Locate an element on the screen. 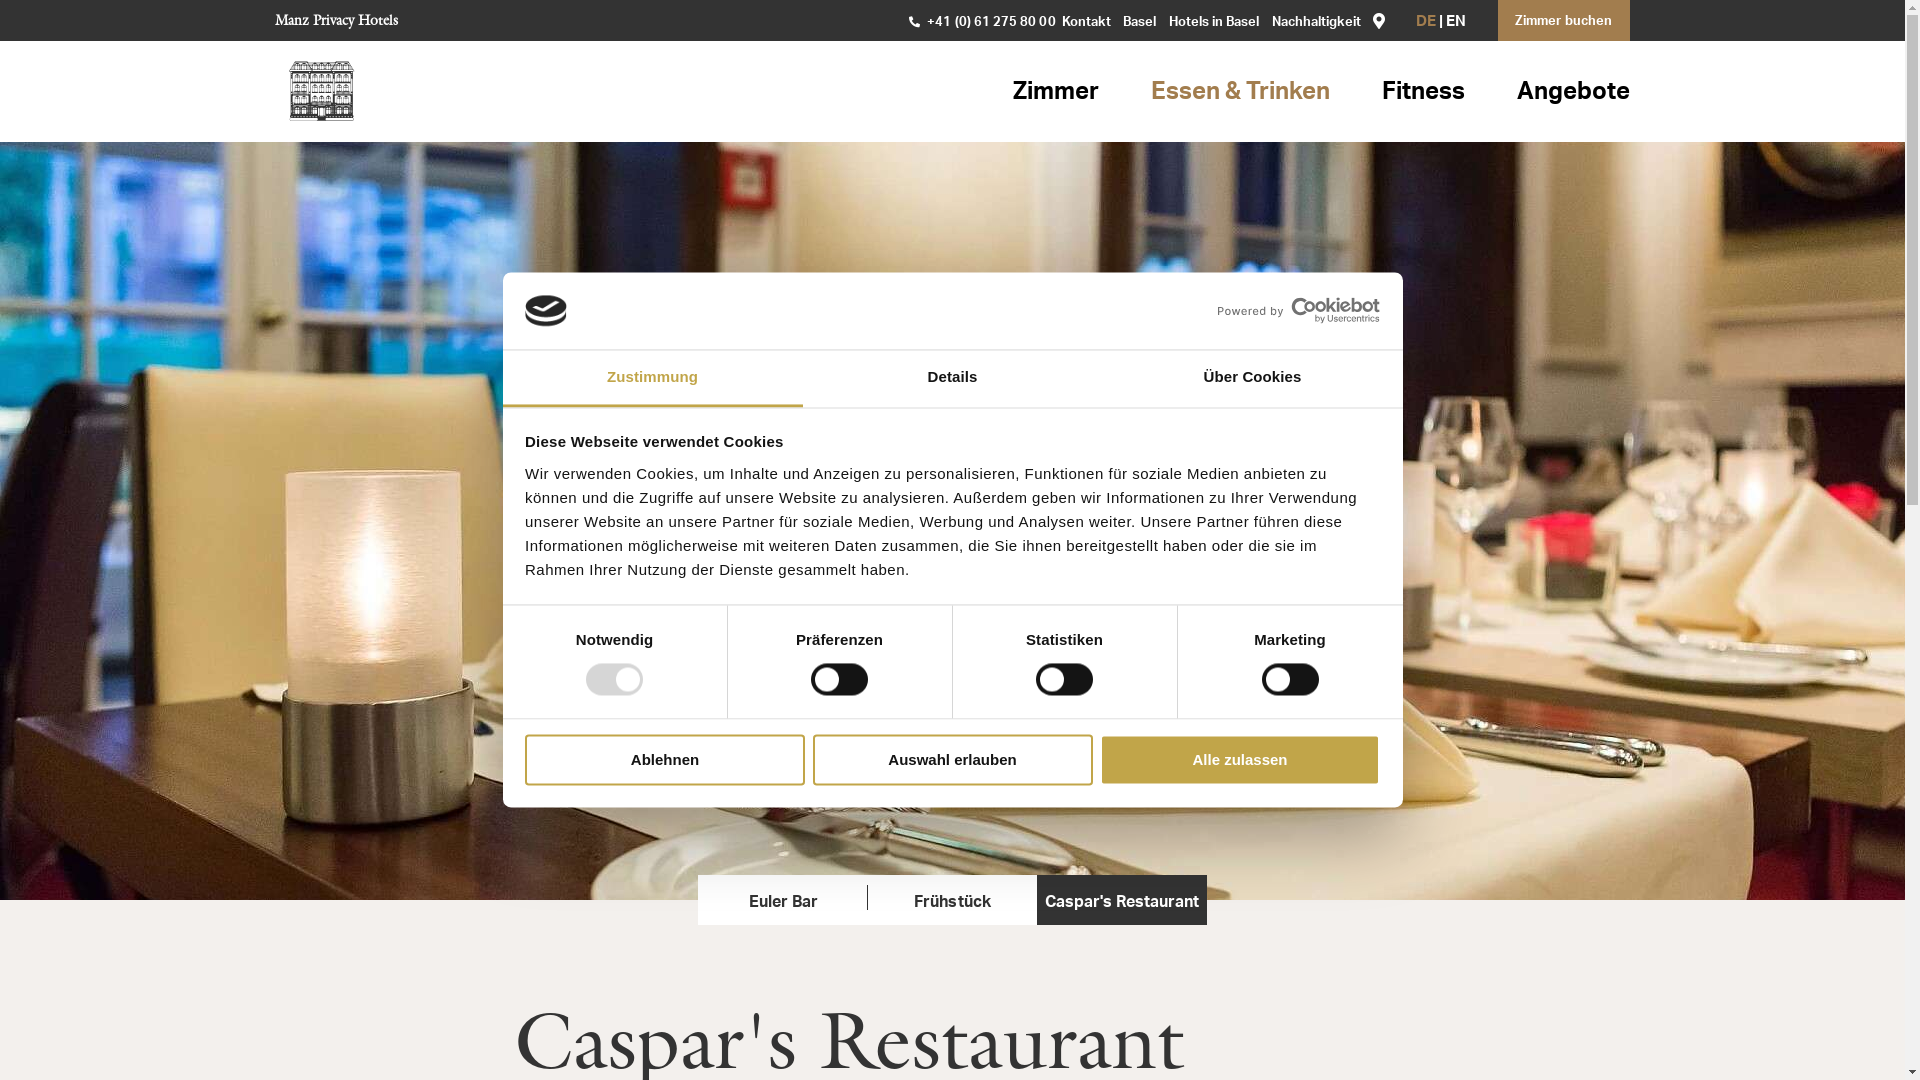 This screenshot has width=1920, height=1080. 'Auswahl erlauben' is located at coordinates (811, 759).